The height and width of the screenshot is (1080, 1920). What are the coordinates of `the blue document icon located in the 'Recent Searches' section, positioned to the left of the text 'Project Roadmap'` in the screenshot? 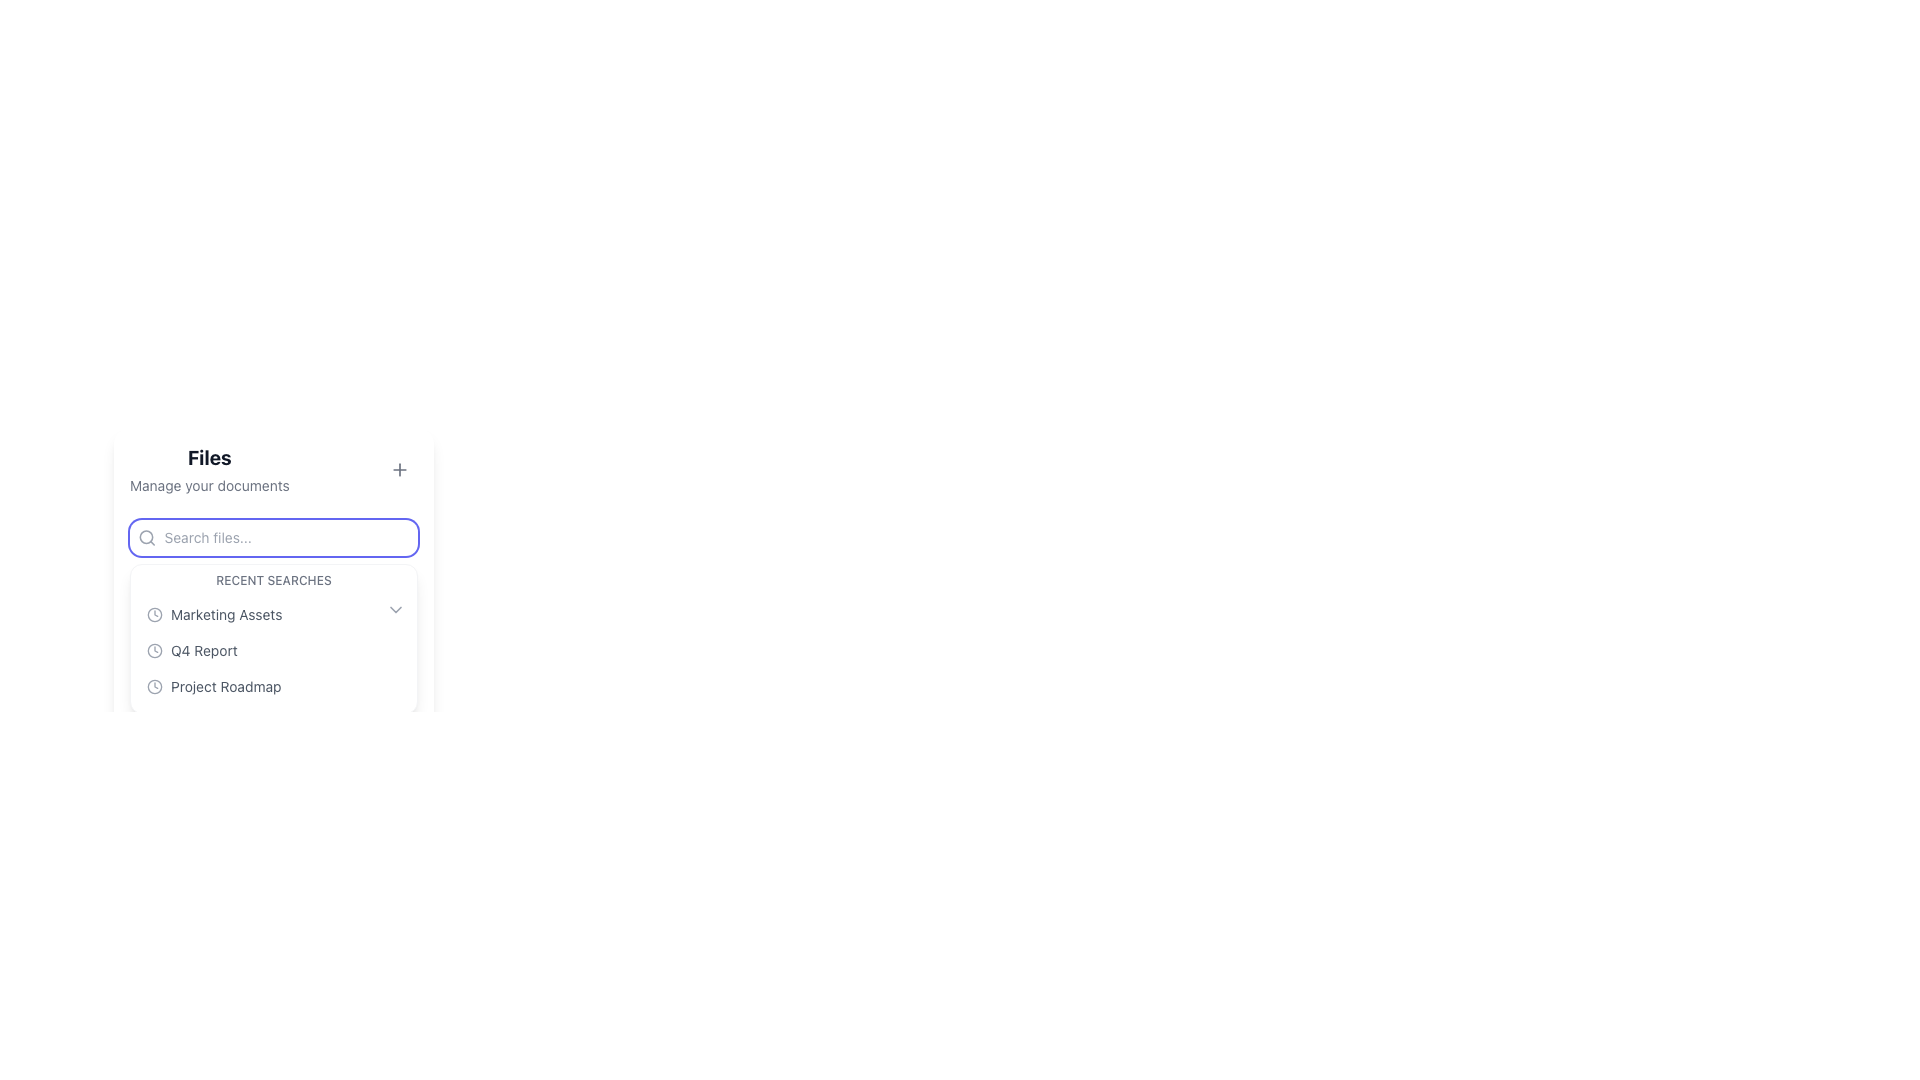 It's located at (176, 693).